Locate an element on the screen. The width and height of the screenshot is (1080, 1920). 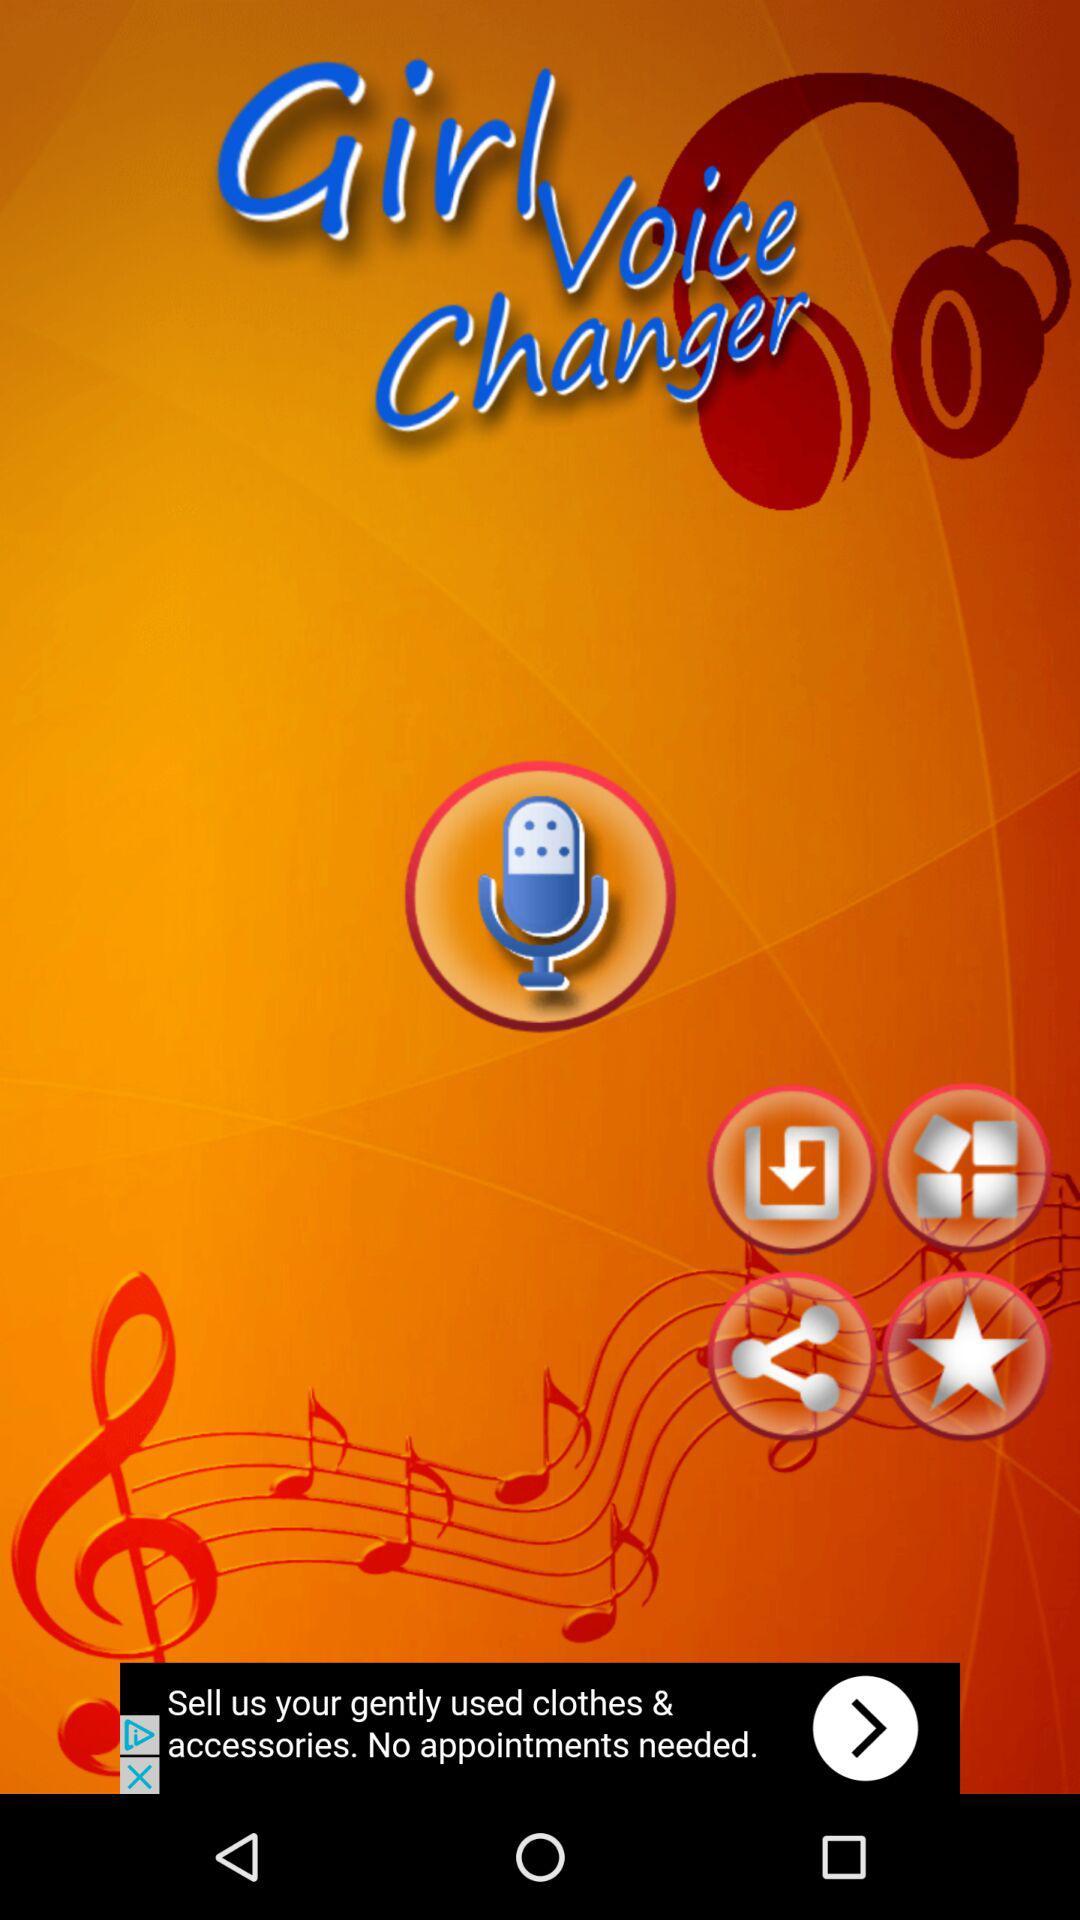
next is located at coordinates (540, 1727).